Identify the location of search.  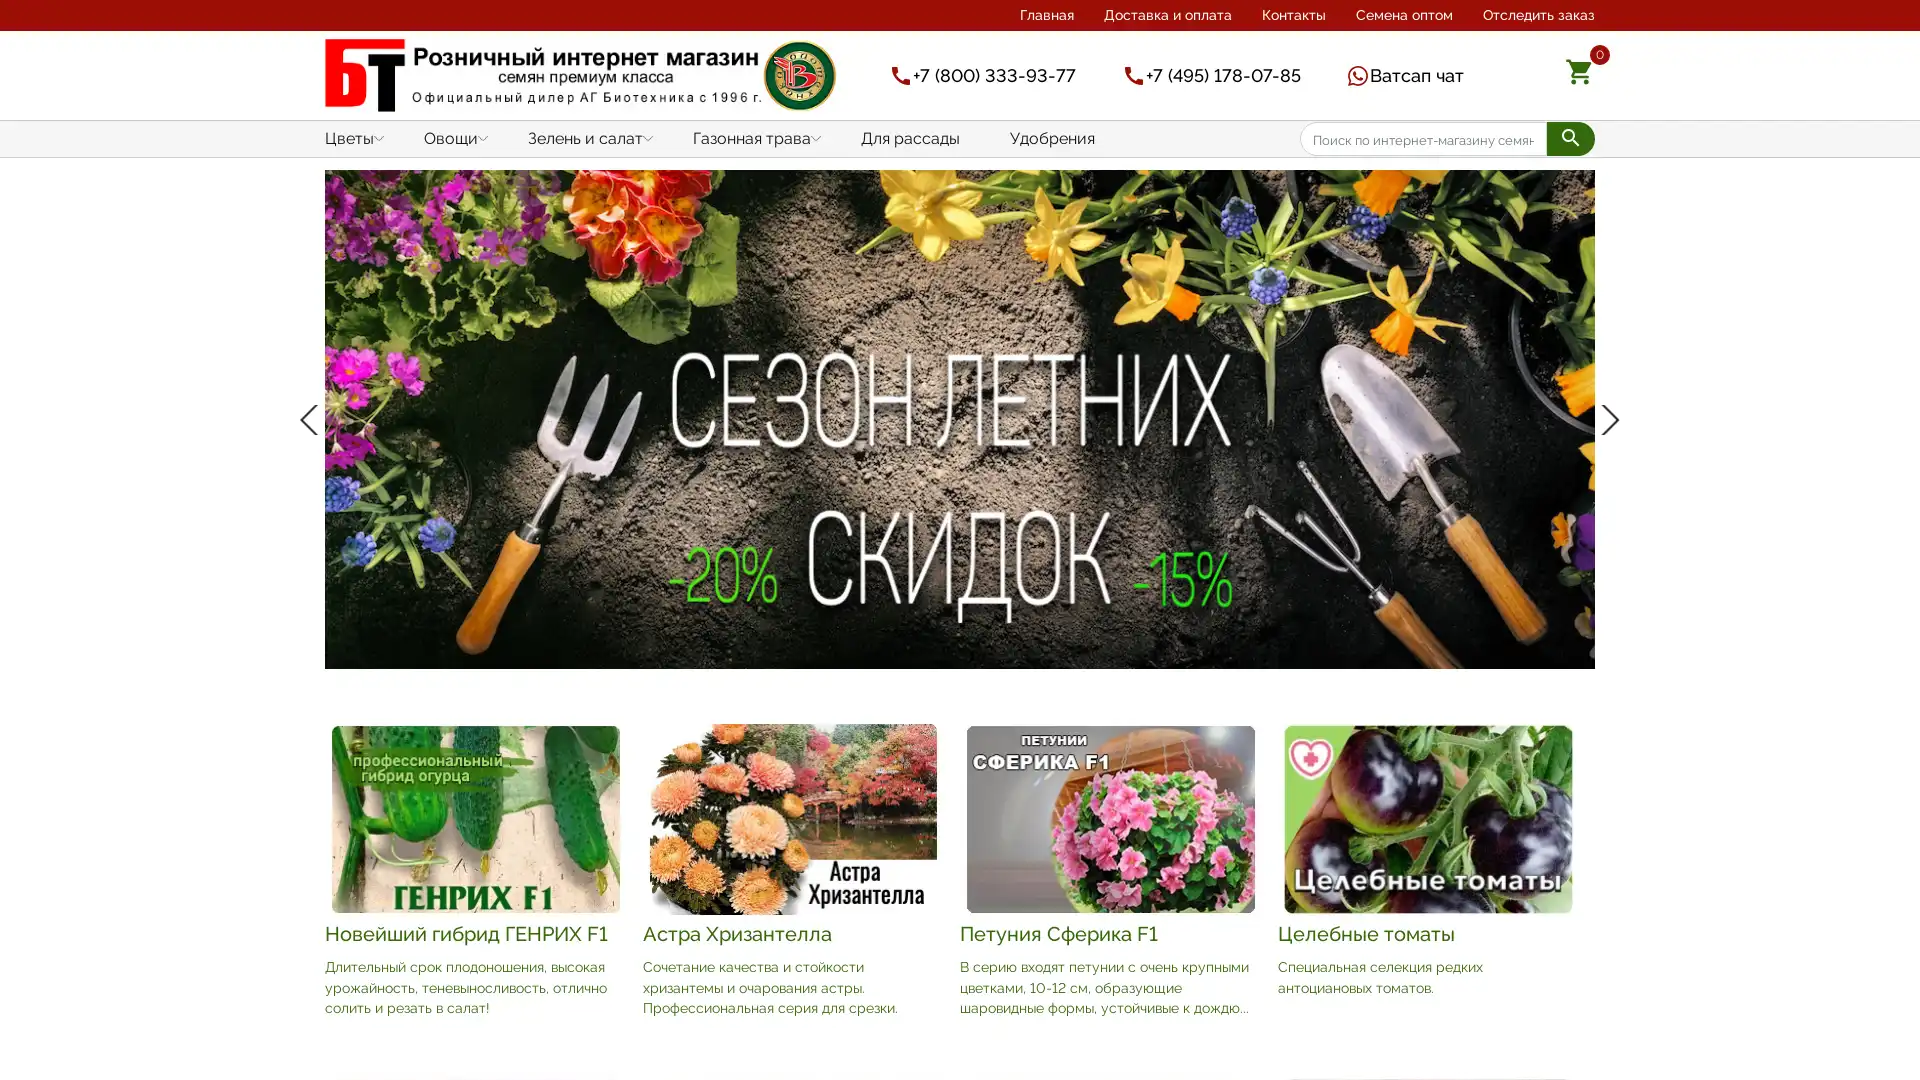
(1569, 137).